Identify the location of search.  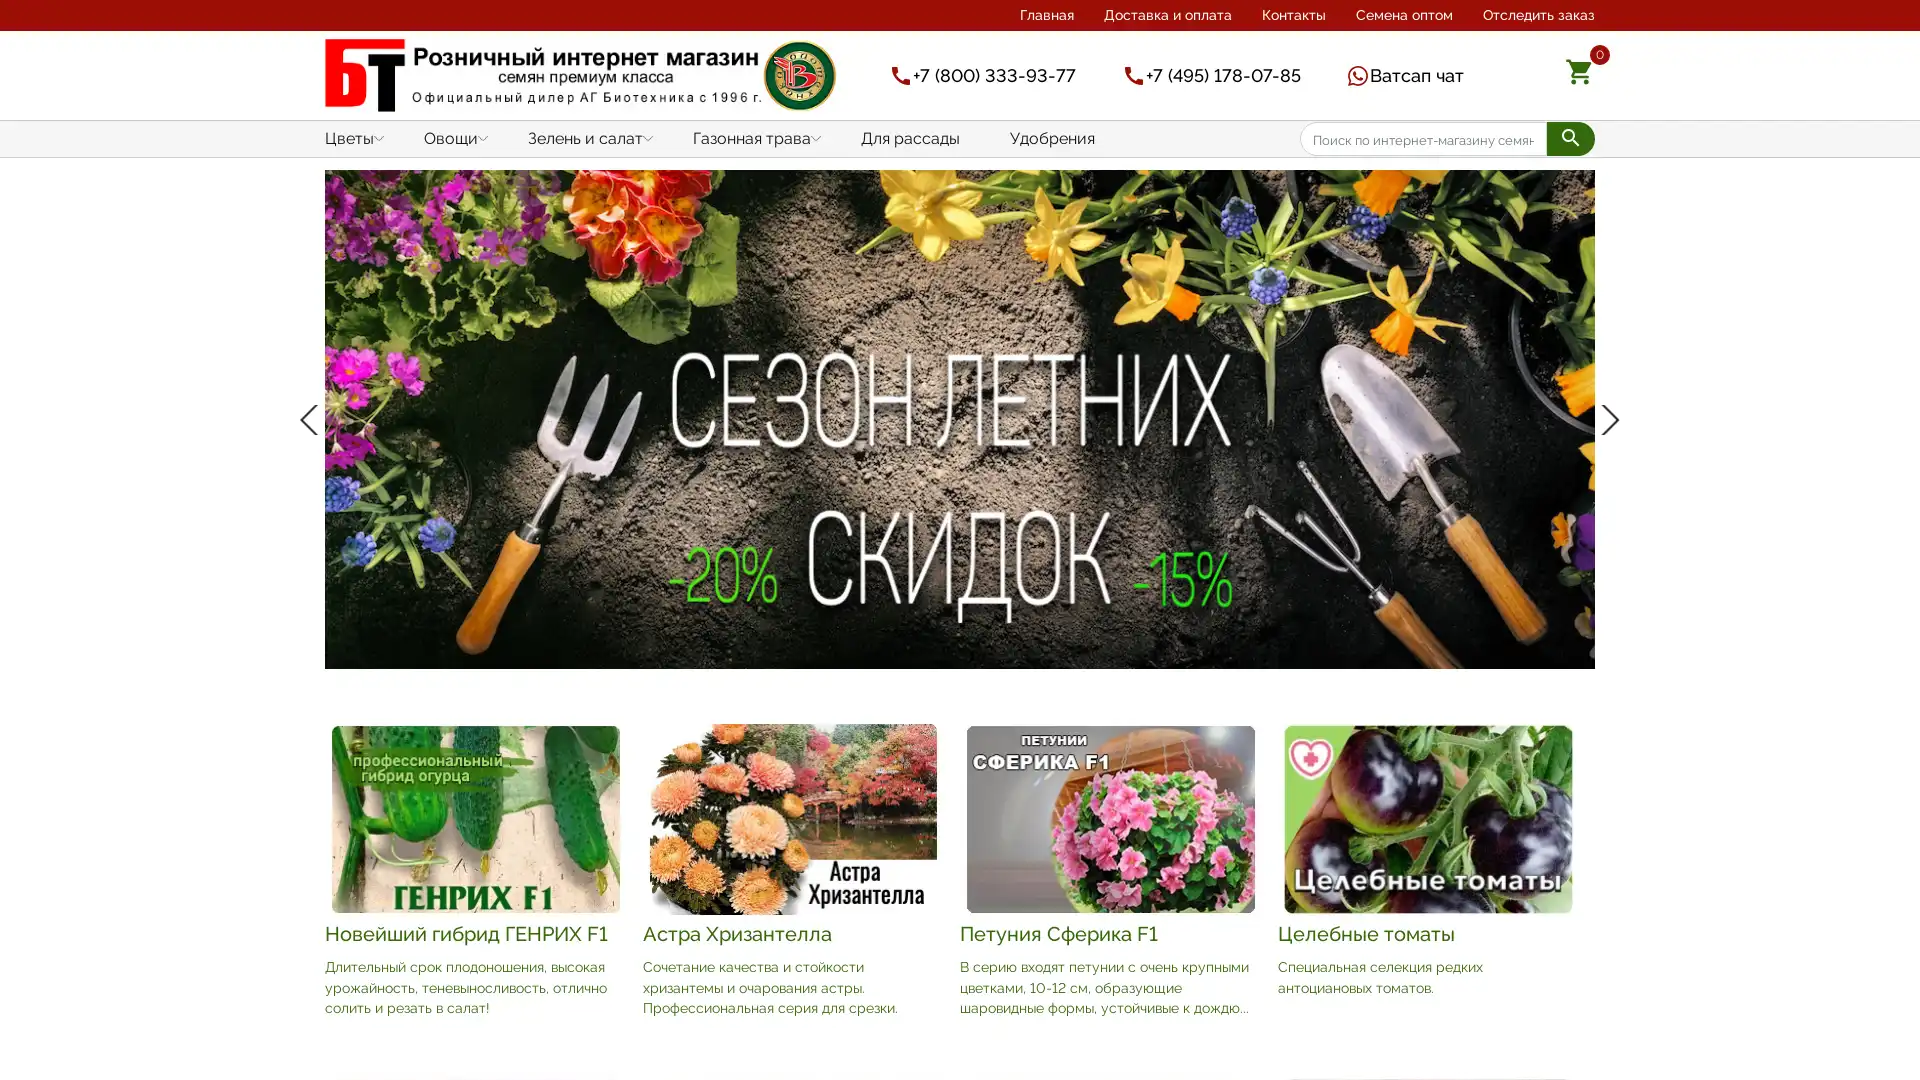
(1569, 137).